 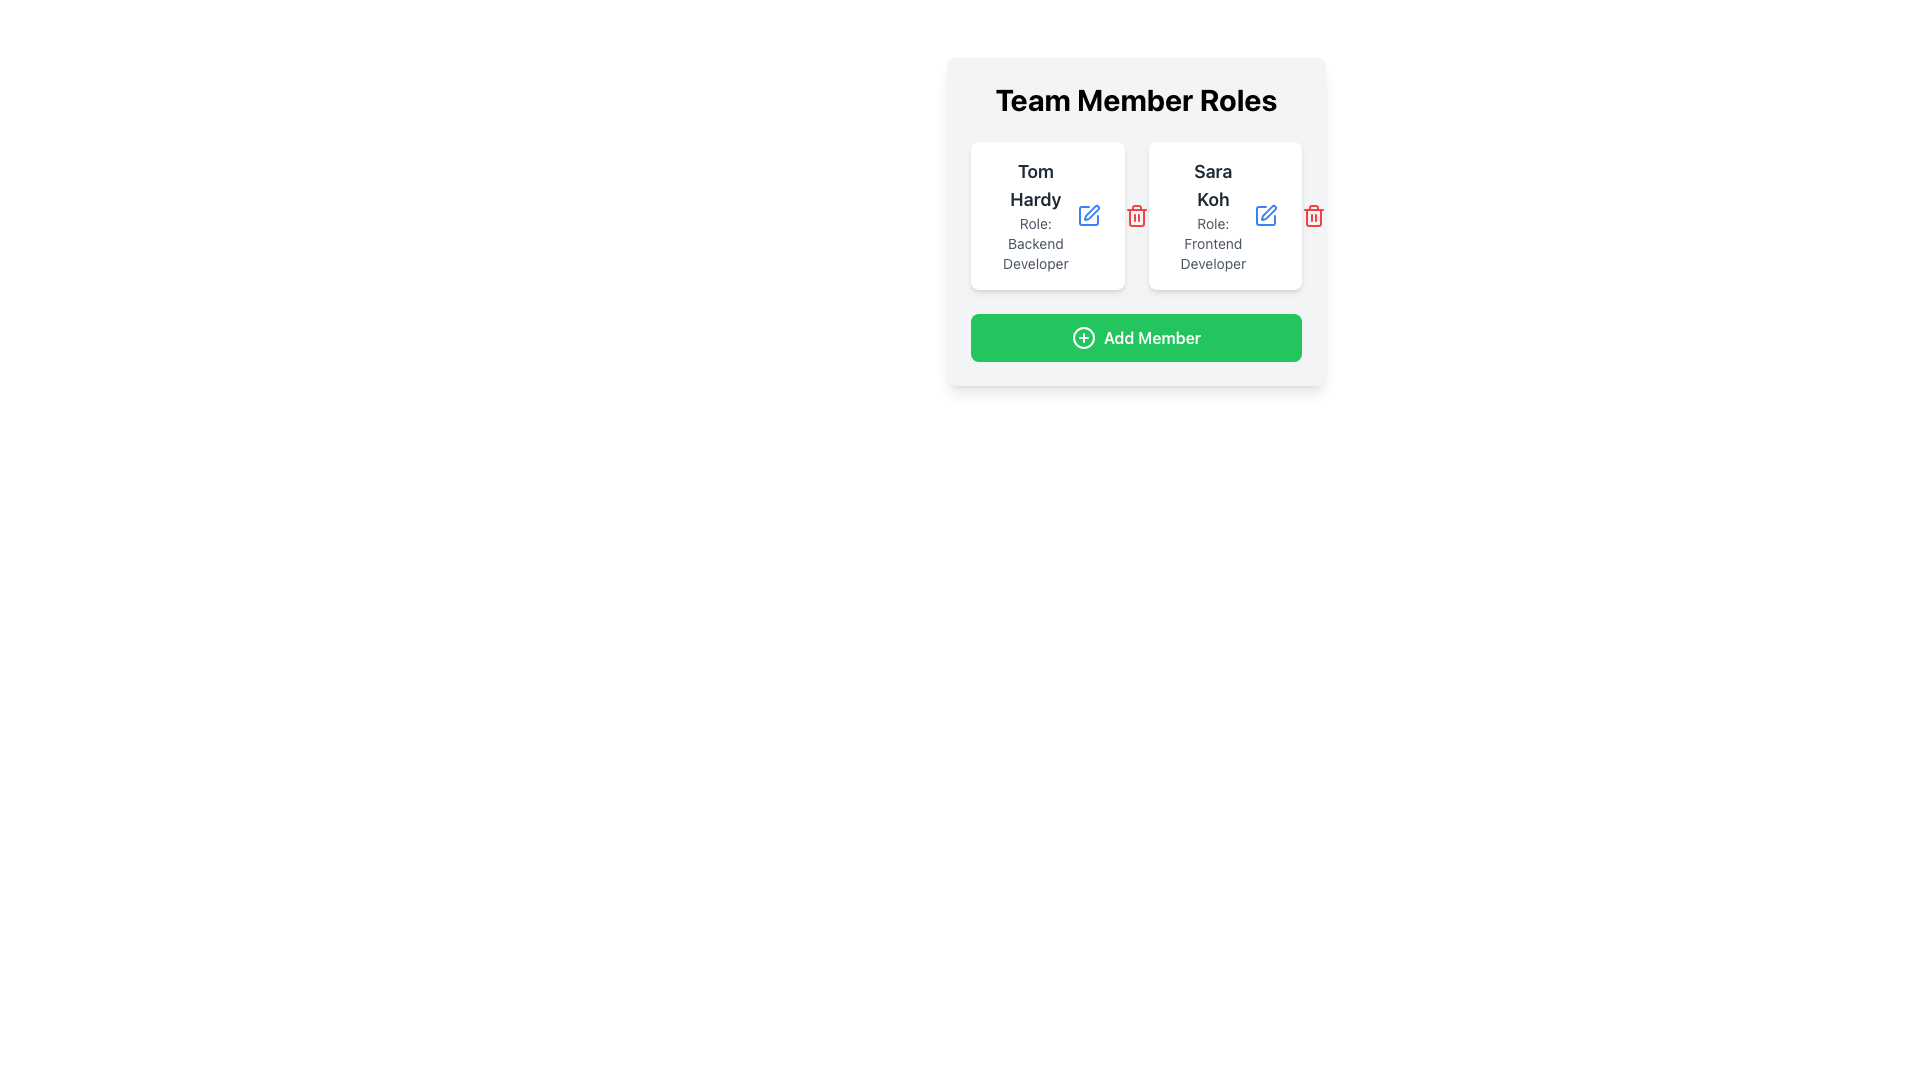 What do you see at coordinates (1212, 242) in the screenshot?
I see `text label that displays 'Role: Frontend Developer', which is styled in a small gray font and located beneath the name 'Sara Koh' within a card-like layout` at bounding box center [1212, 242].